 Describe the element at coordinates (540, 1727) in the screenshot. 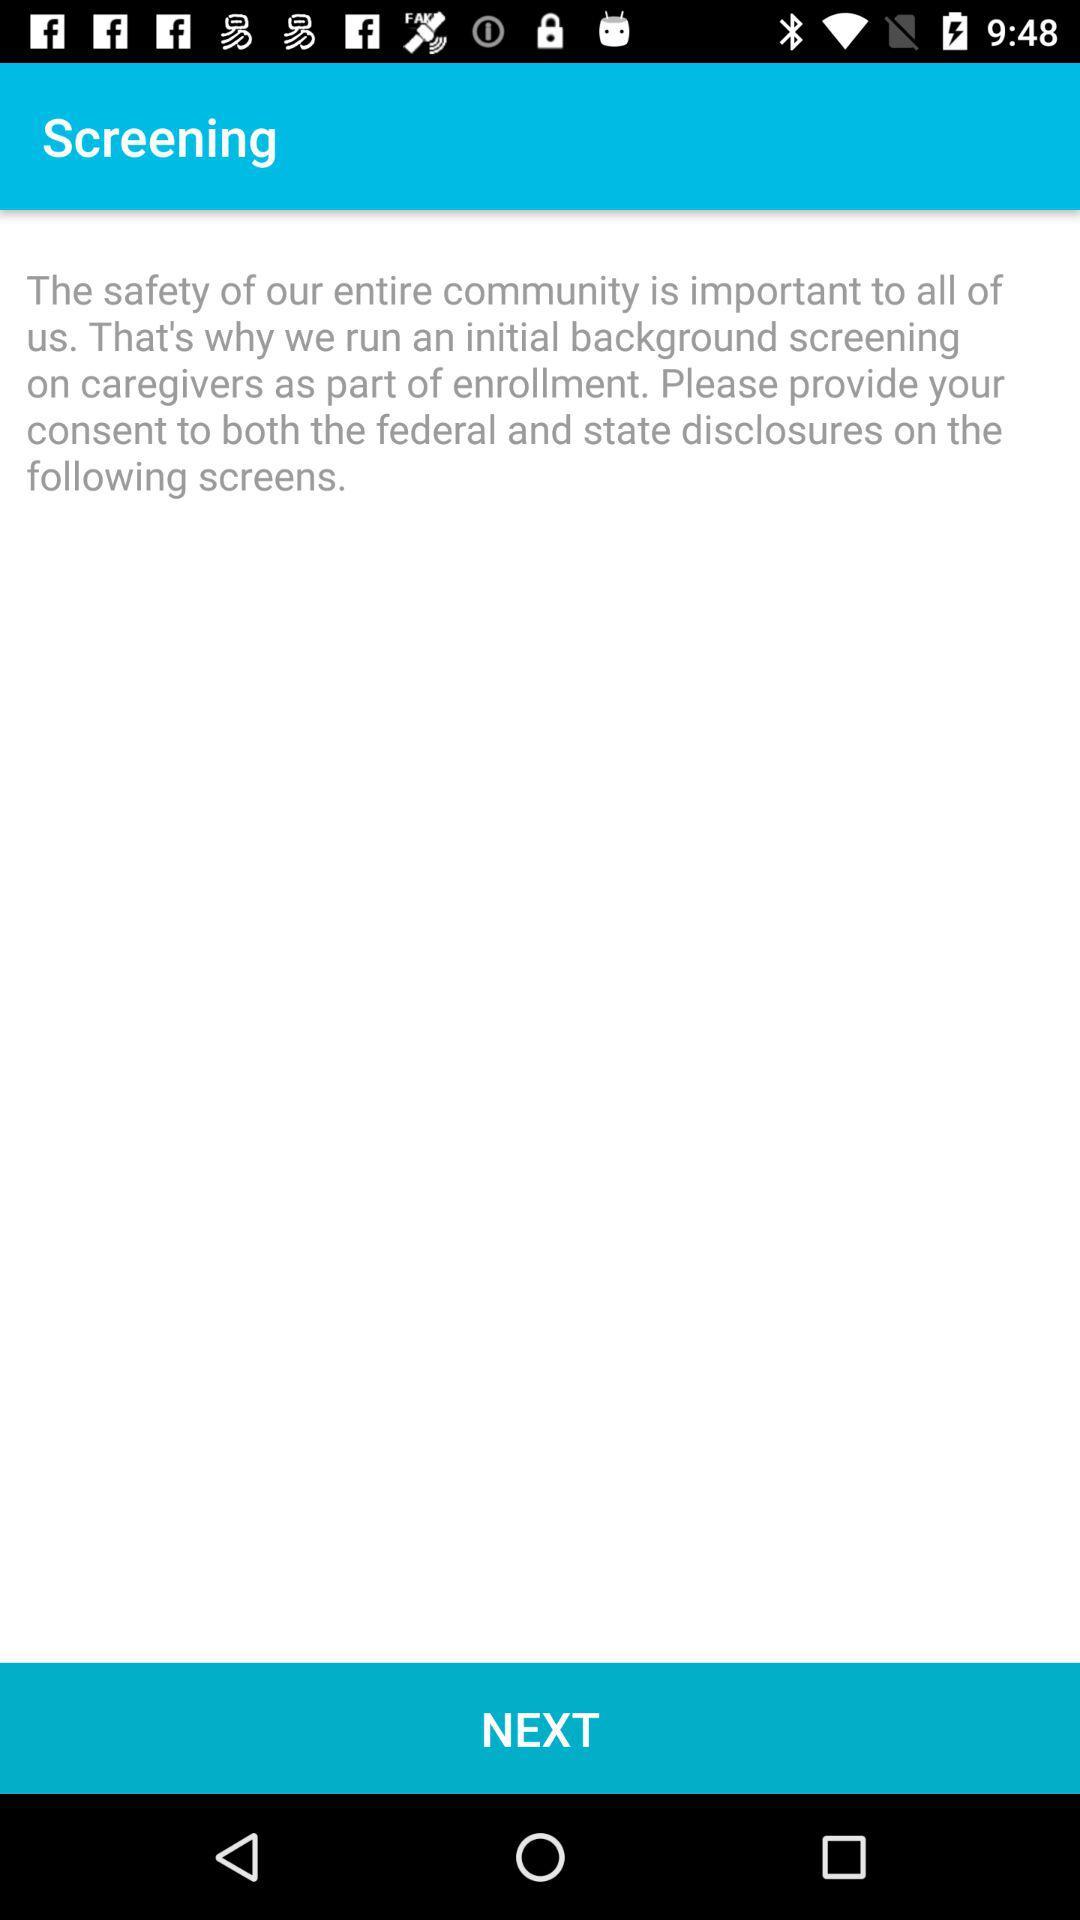

I see `item below the safety of icon` at that location.